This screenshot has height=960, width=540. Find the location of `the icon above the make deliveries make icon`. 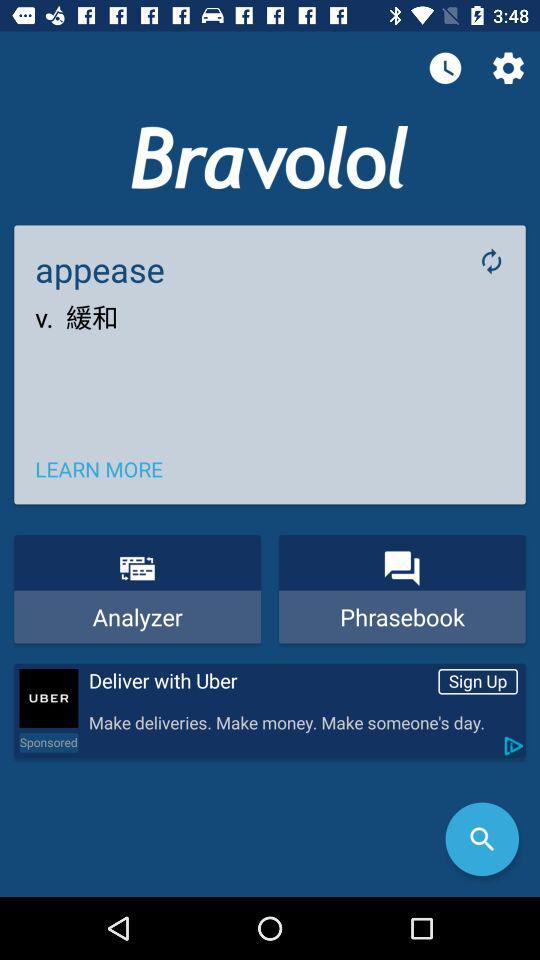

the icon above the make deliveries make icon is located at coordinates (259, 681).